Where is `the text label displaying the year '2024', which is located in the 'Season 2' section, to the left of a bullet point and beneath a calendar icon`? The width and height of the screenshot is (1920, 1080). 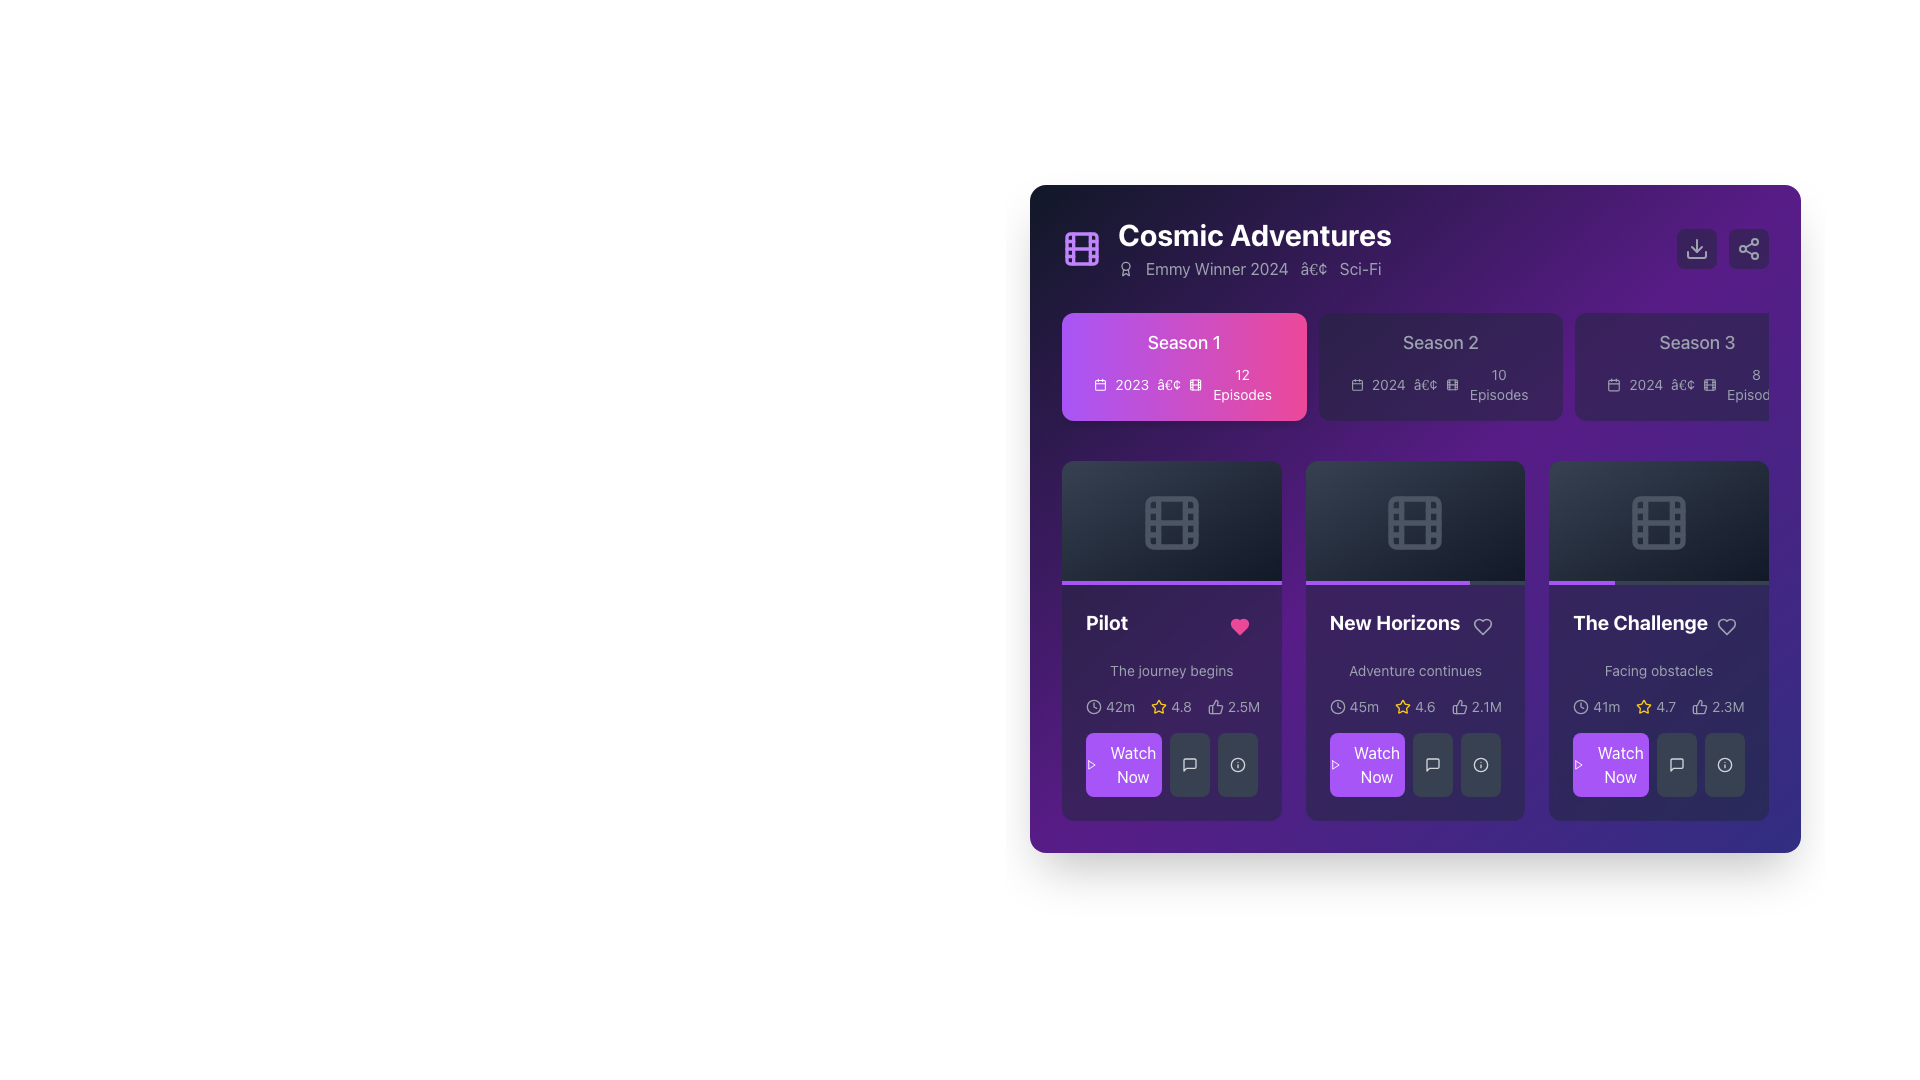
the text label displaying the year '2024', which is located in the 'Season 2' section, to the left of a bullet point and beneath a calendar icon is located at coordinates (1387, 385).